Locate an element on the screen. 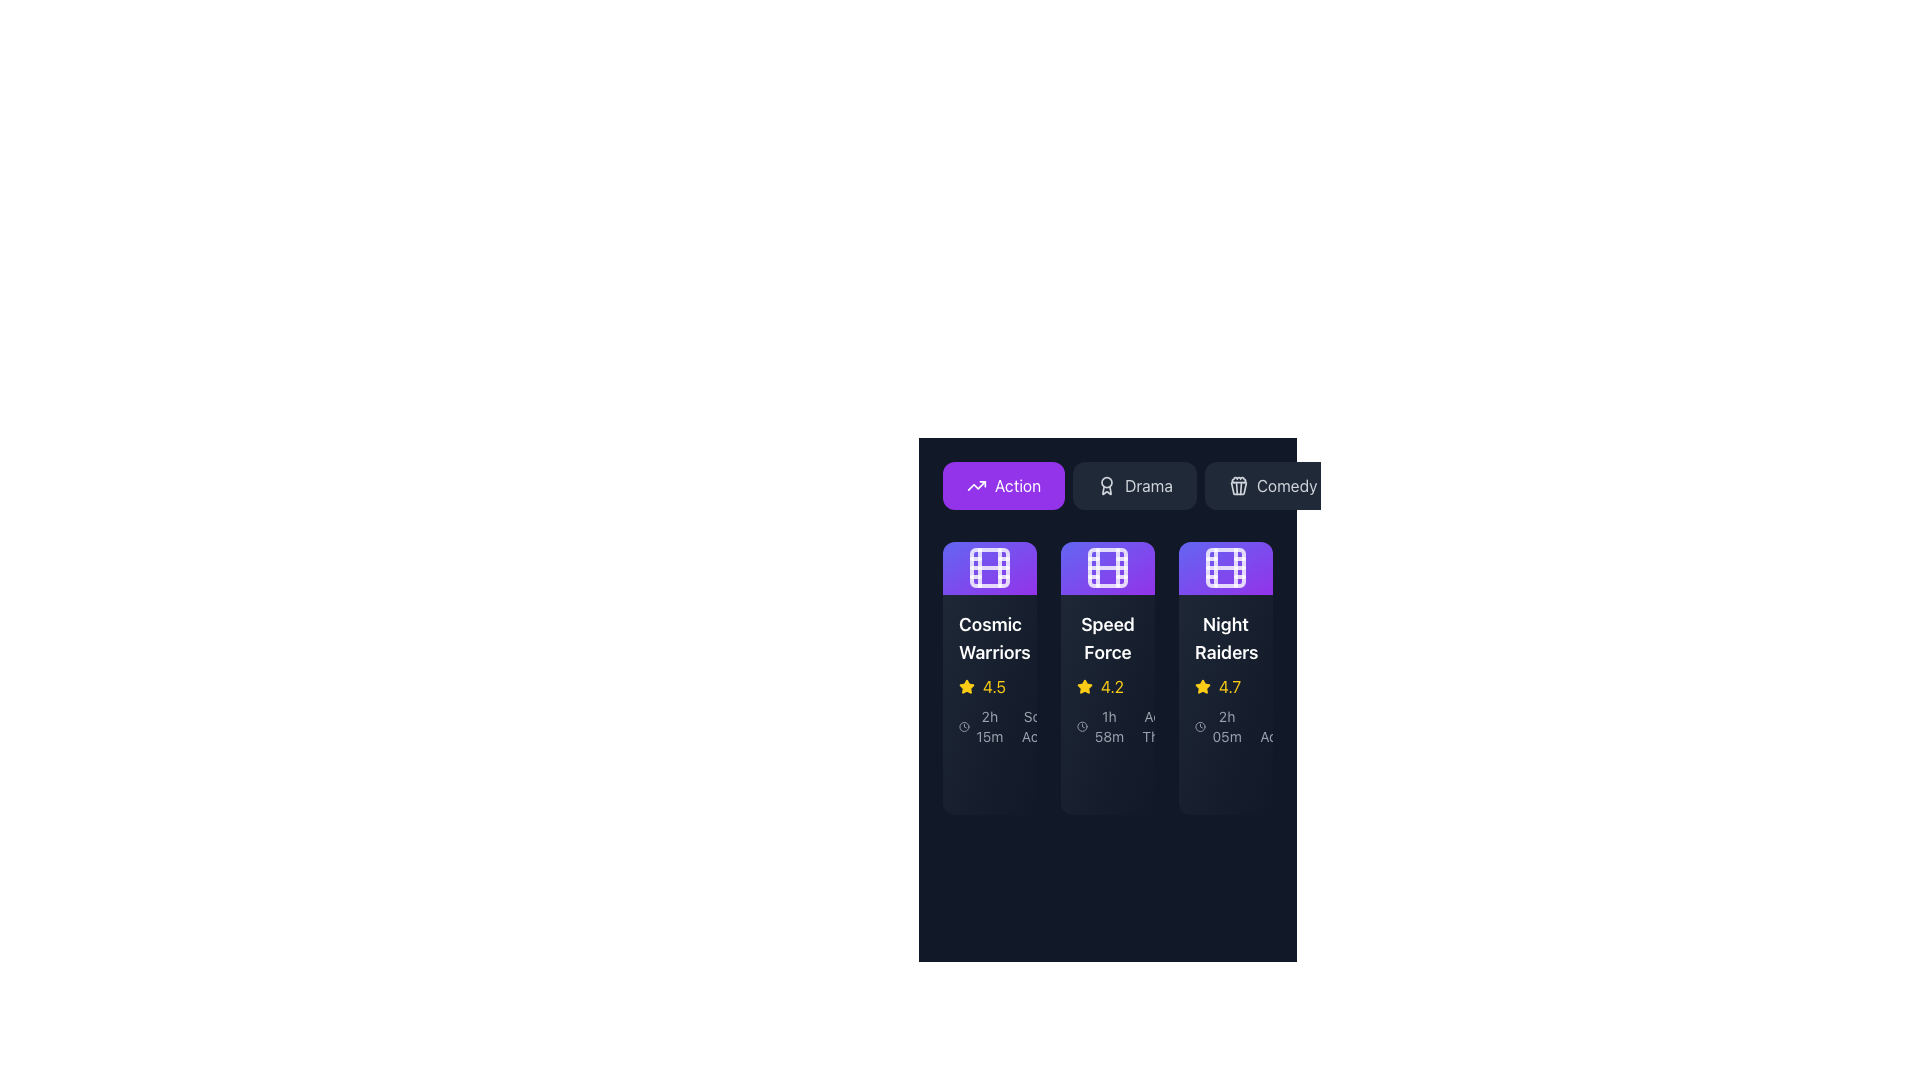  the circular clock face element located under the movie 'Speed Force' in the interface is located at coordinates (1081, 726).